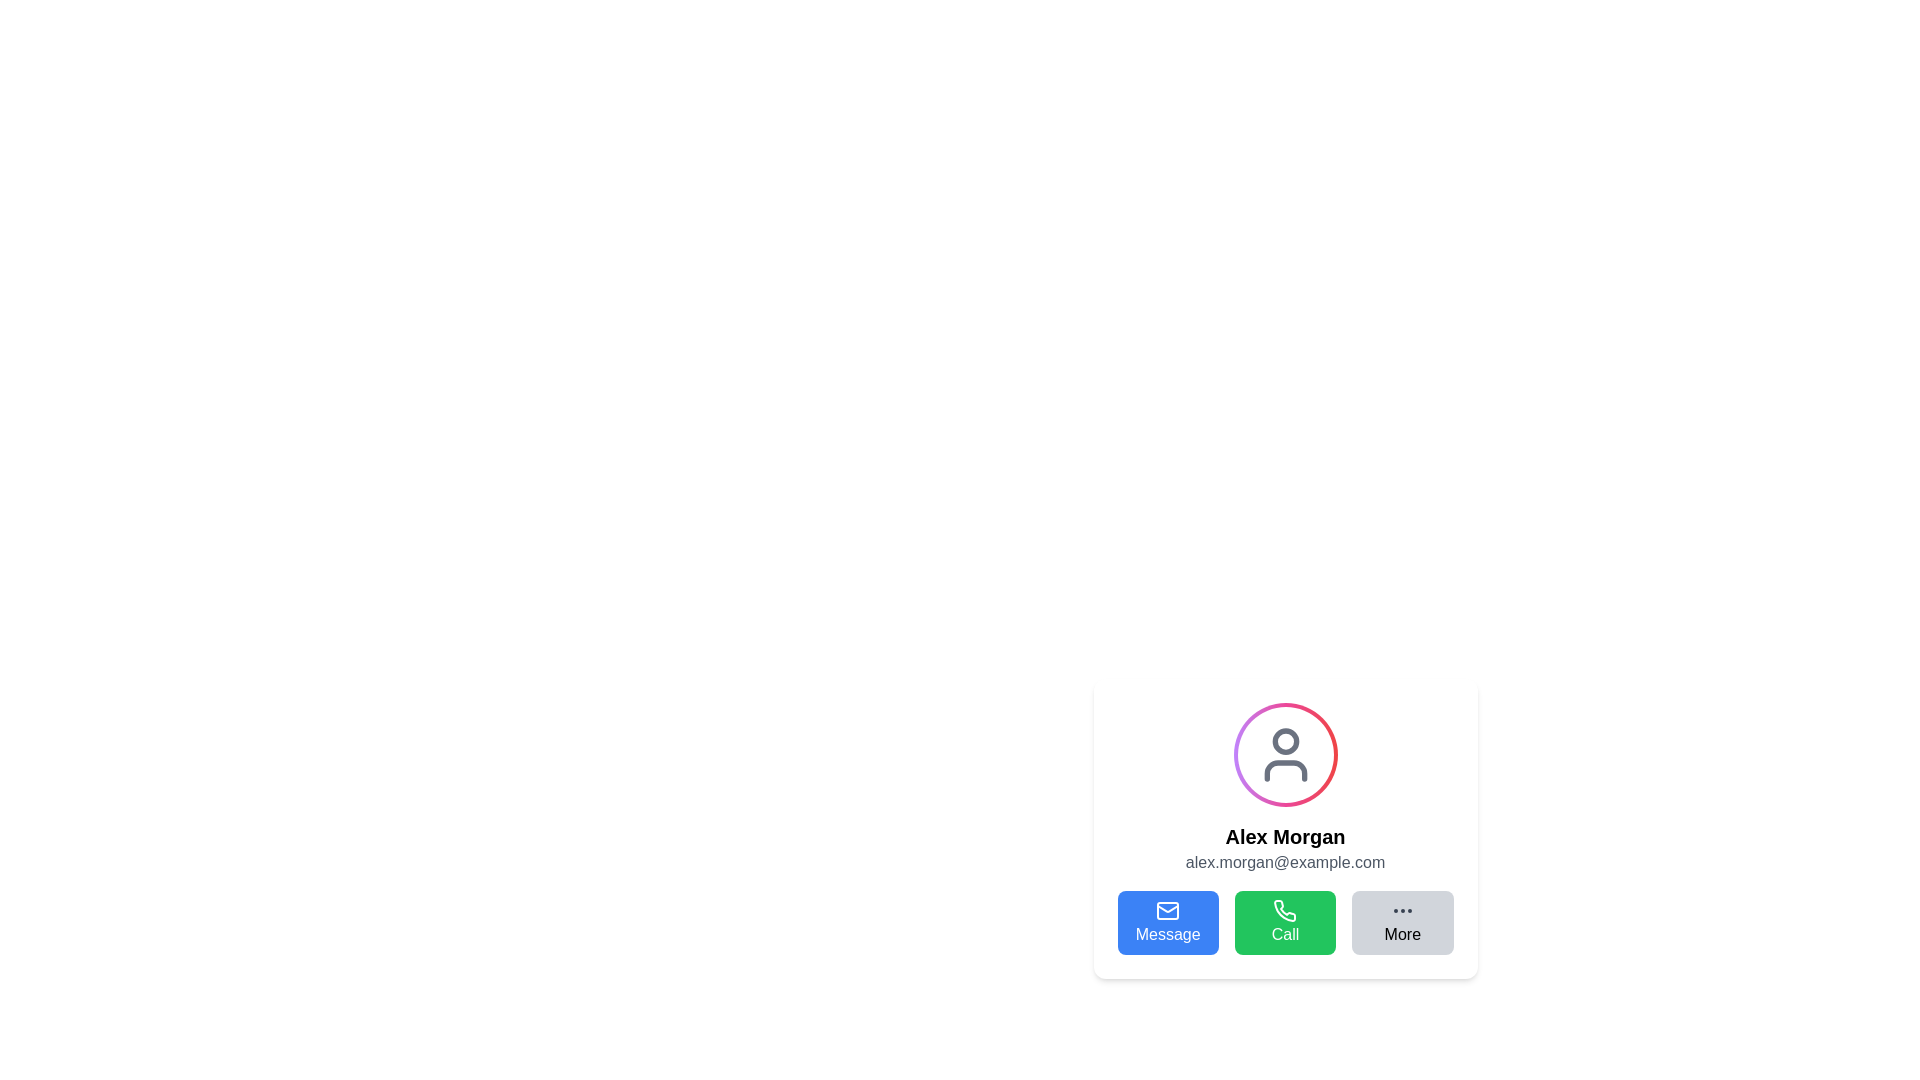 The width and height of the screenshot is (1920, 1080). I want to click on the interactive button located at the bottom of Alex Morgan's profile card to initiate a call, so click(1285, 922).